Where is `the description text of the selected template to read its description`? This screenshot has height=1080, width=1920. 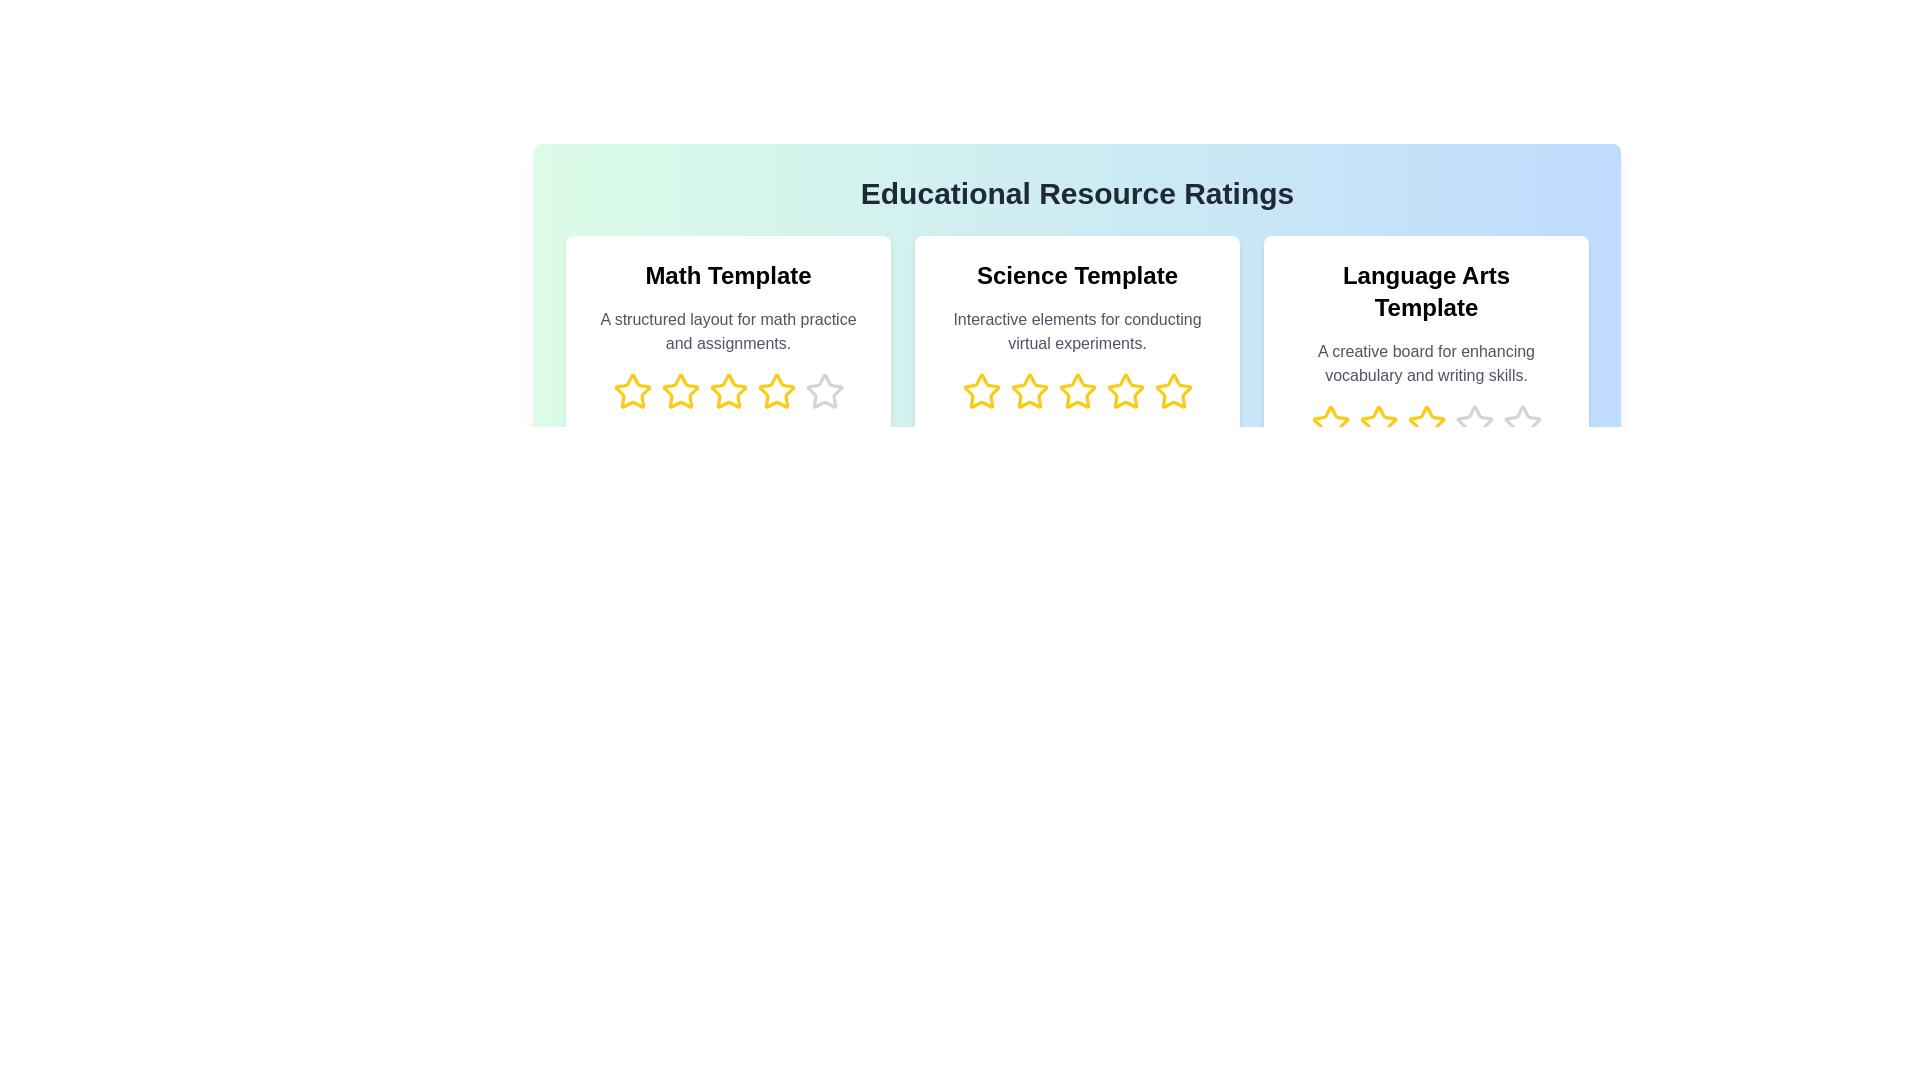 the description text of the selected template to read its description is located at coordinates (727, 330).